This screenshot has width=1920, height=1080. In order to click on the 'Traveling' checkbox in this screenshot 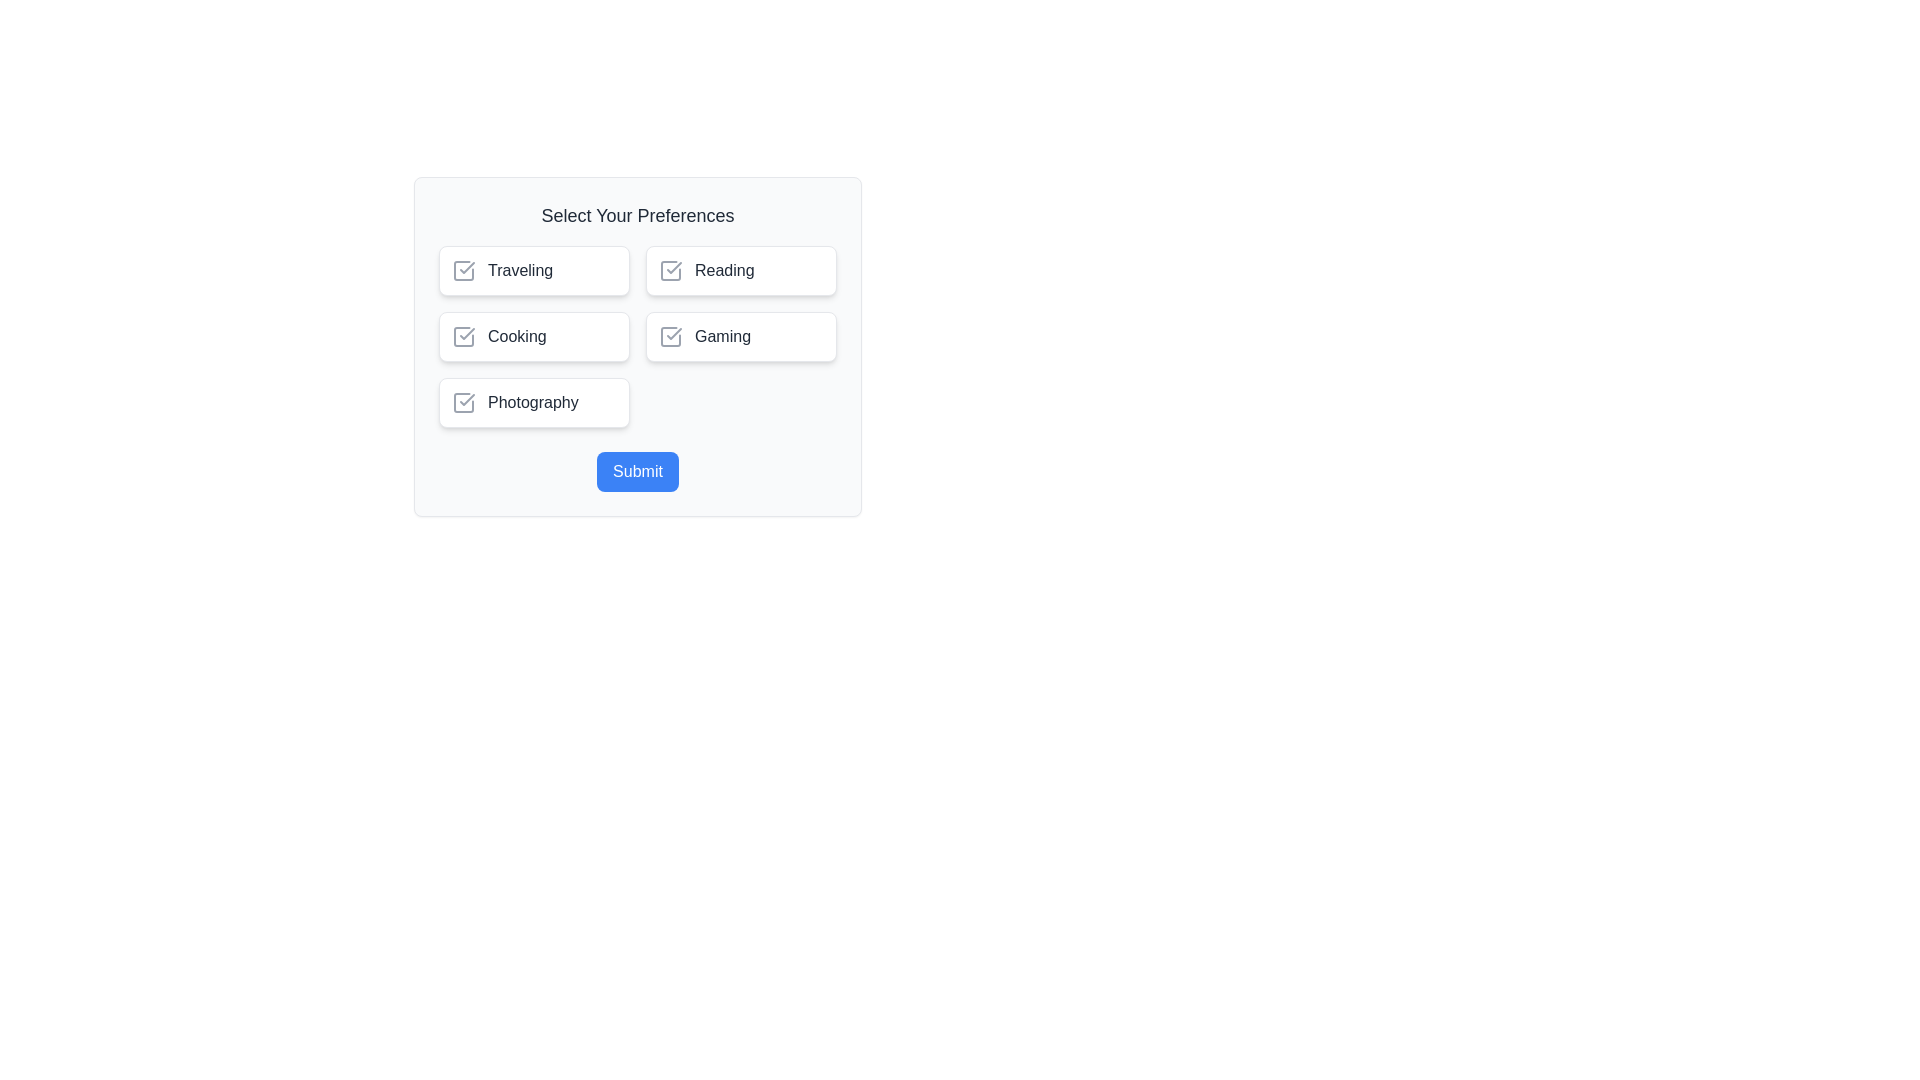, I will do `click(534, 270)`.